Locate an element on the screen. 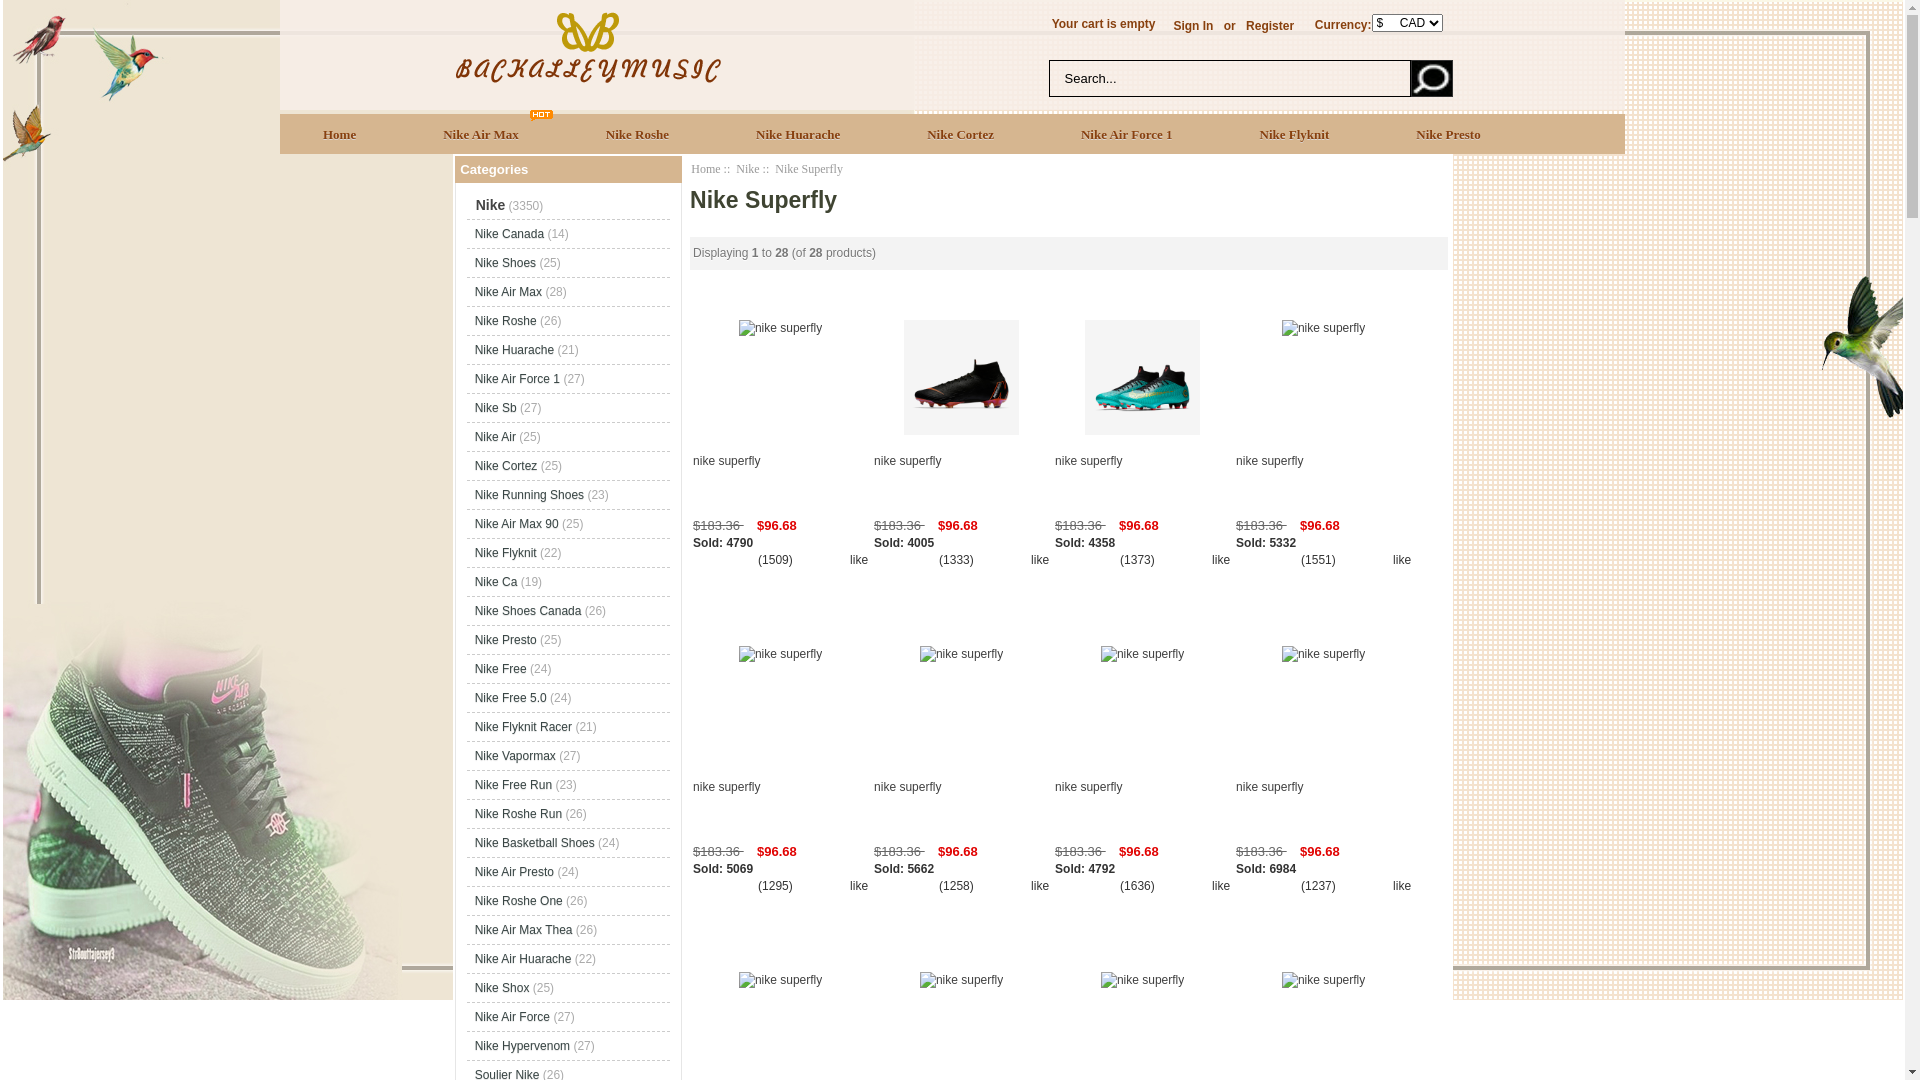  'Nike Air Presto' is located at coordinates (474, 870).